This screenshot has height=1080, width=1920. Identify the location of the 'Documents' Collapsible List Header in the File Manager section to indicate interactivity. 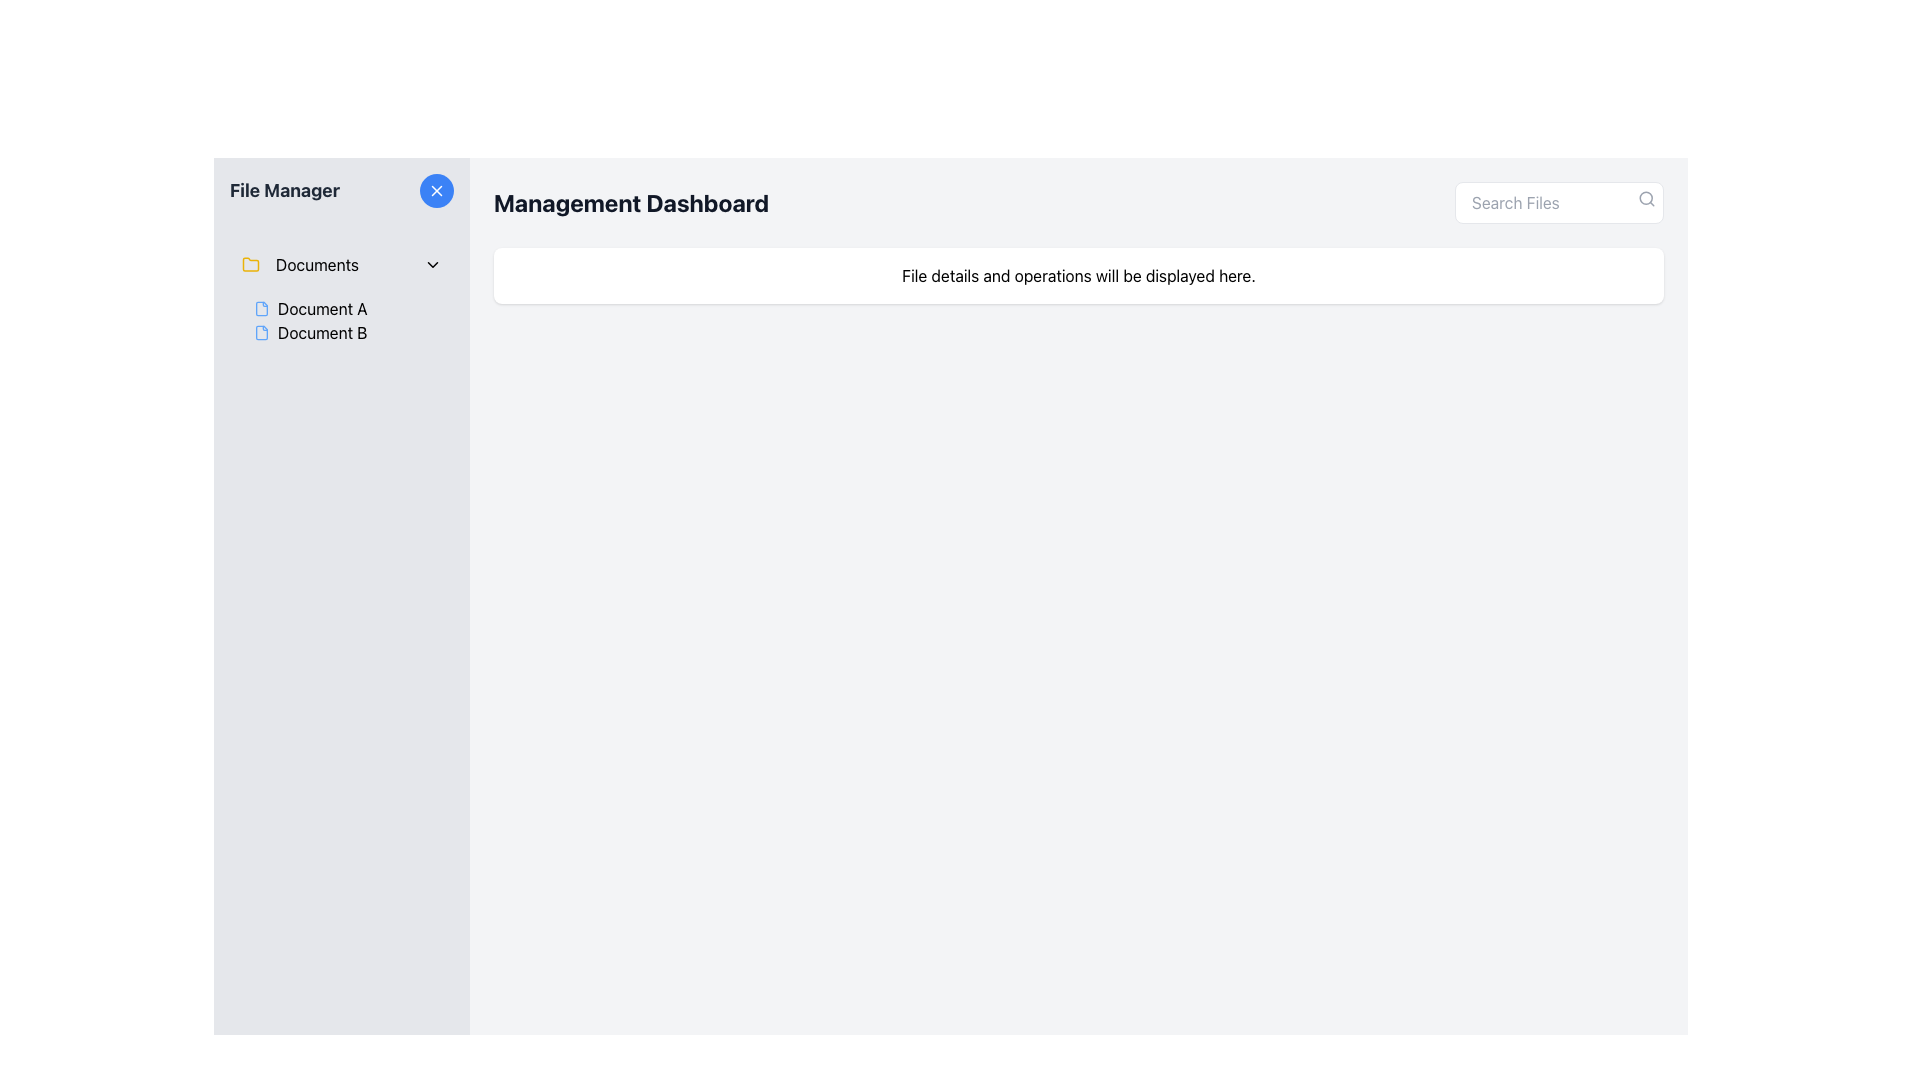
(341, 264).